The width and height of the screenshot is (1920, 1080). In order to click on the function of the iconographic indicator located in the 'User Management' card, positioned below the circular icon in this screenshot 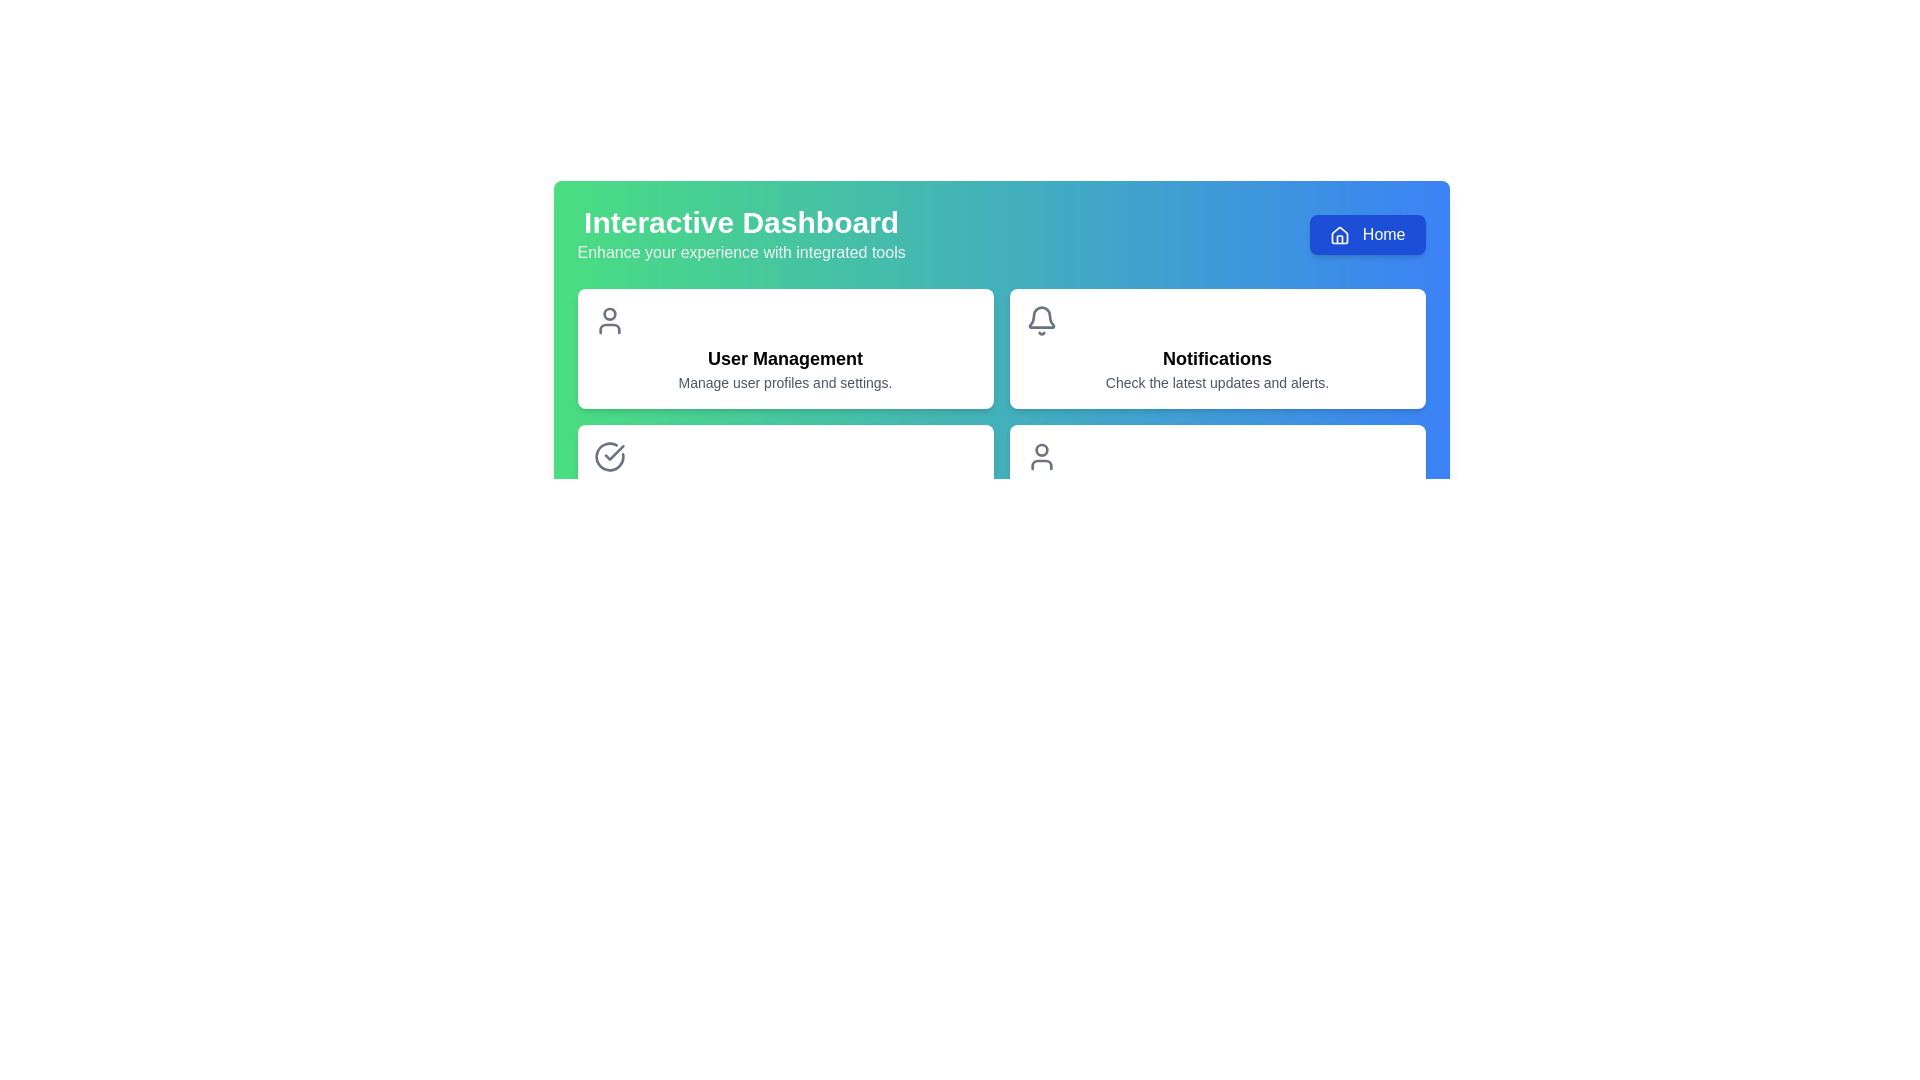, I will do `click(613, 452)`.